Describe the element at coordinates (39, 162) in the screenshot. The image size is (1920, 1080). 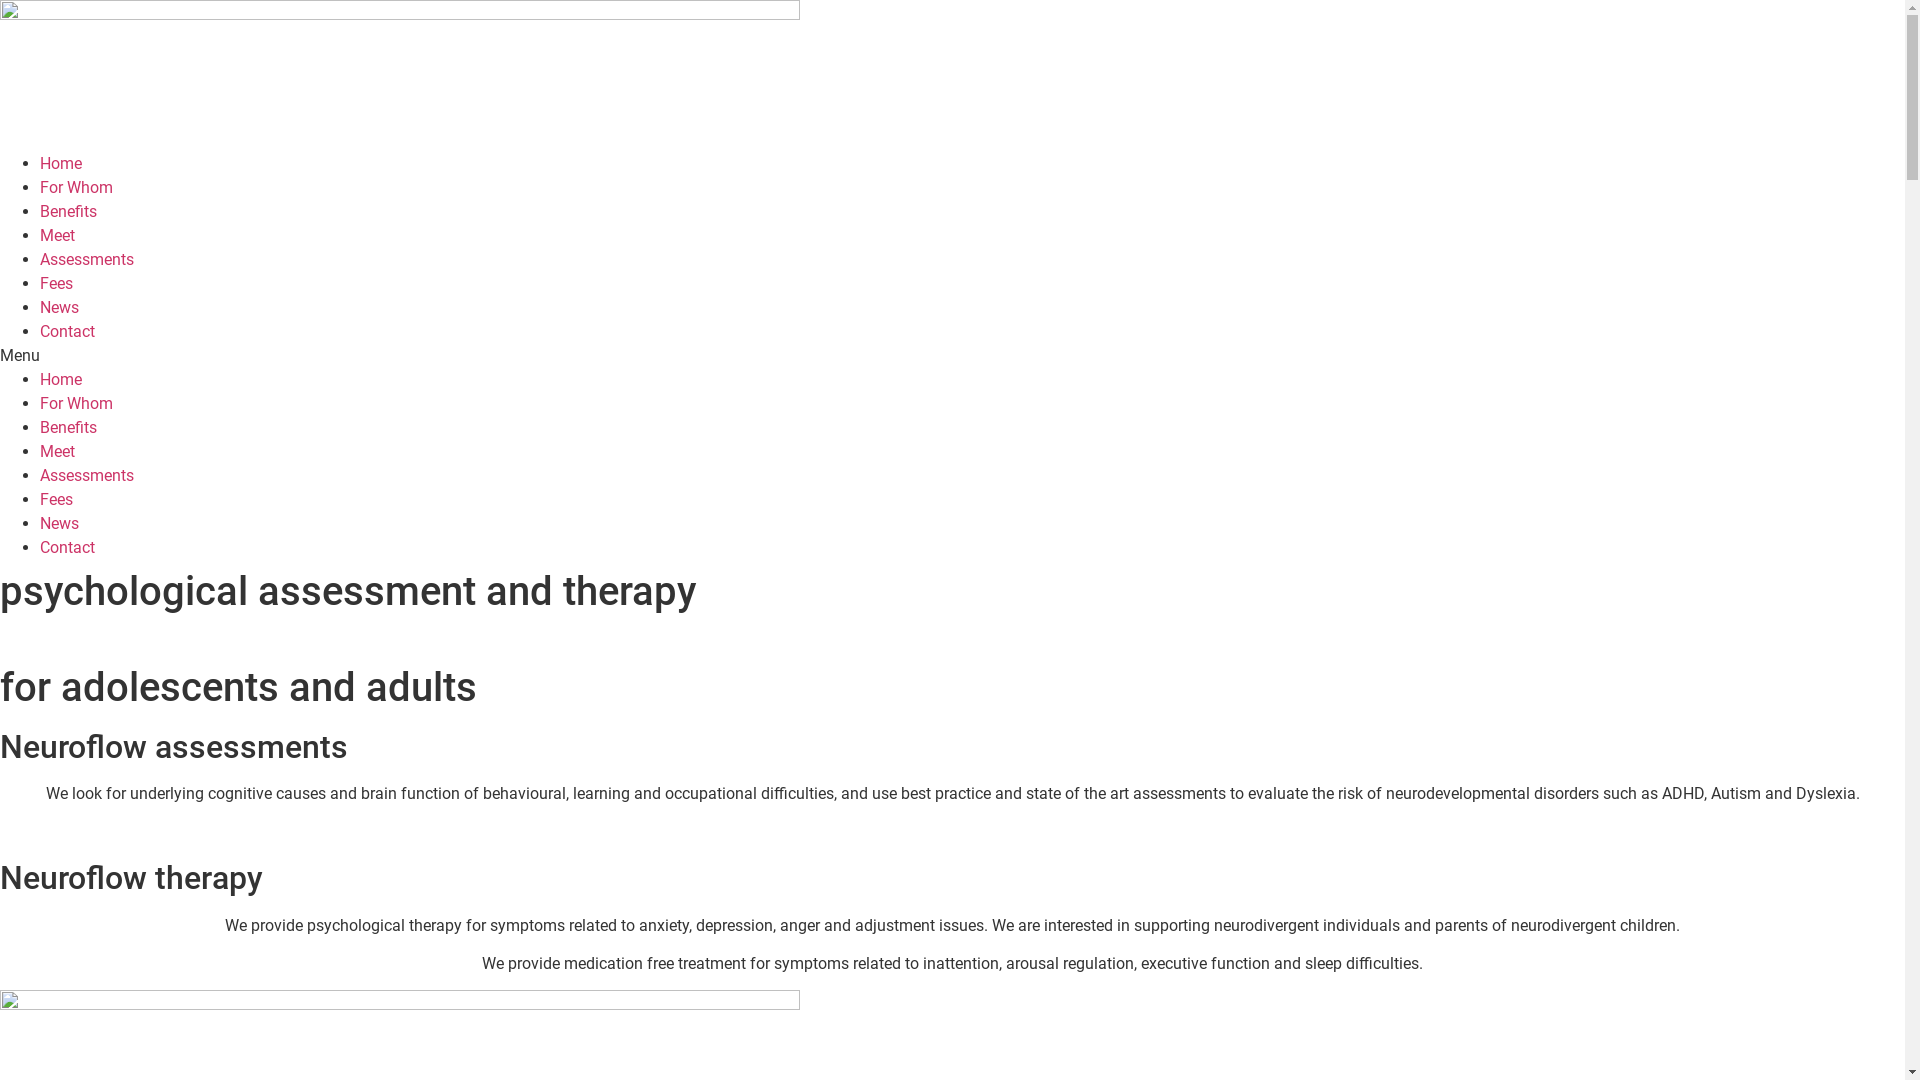
I see `'Home'` at that location.